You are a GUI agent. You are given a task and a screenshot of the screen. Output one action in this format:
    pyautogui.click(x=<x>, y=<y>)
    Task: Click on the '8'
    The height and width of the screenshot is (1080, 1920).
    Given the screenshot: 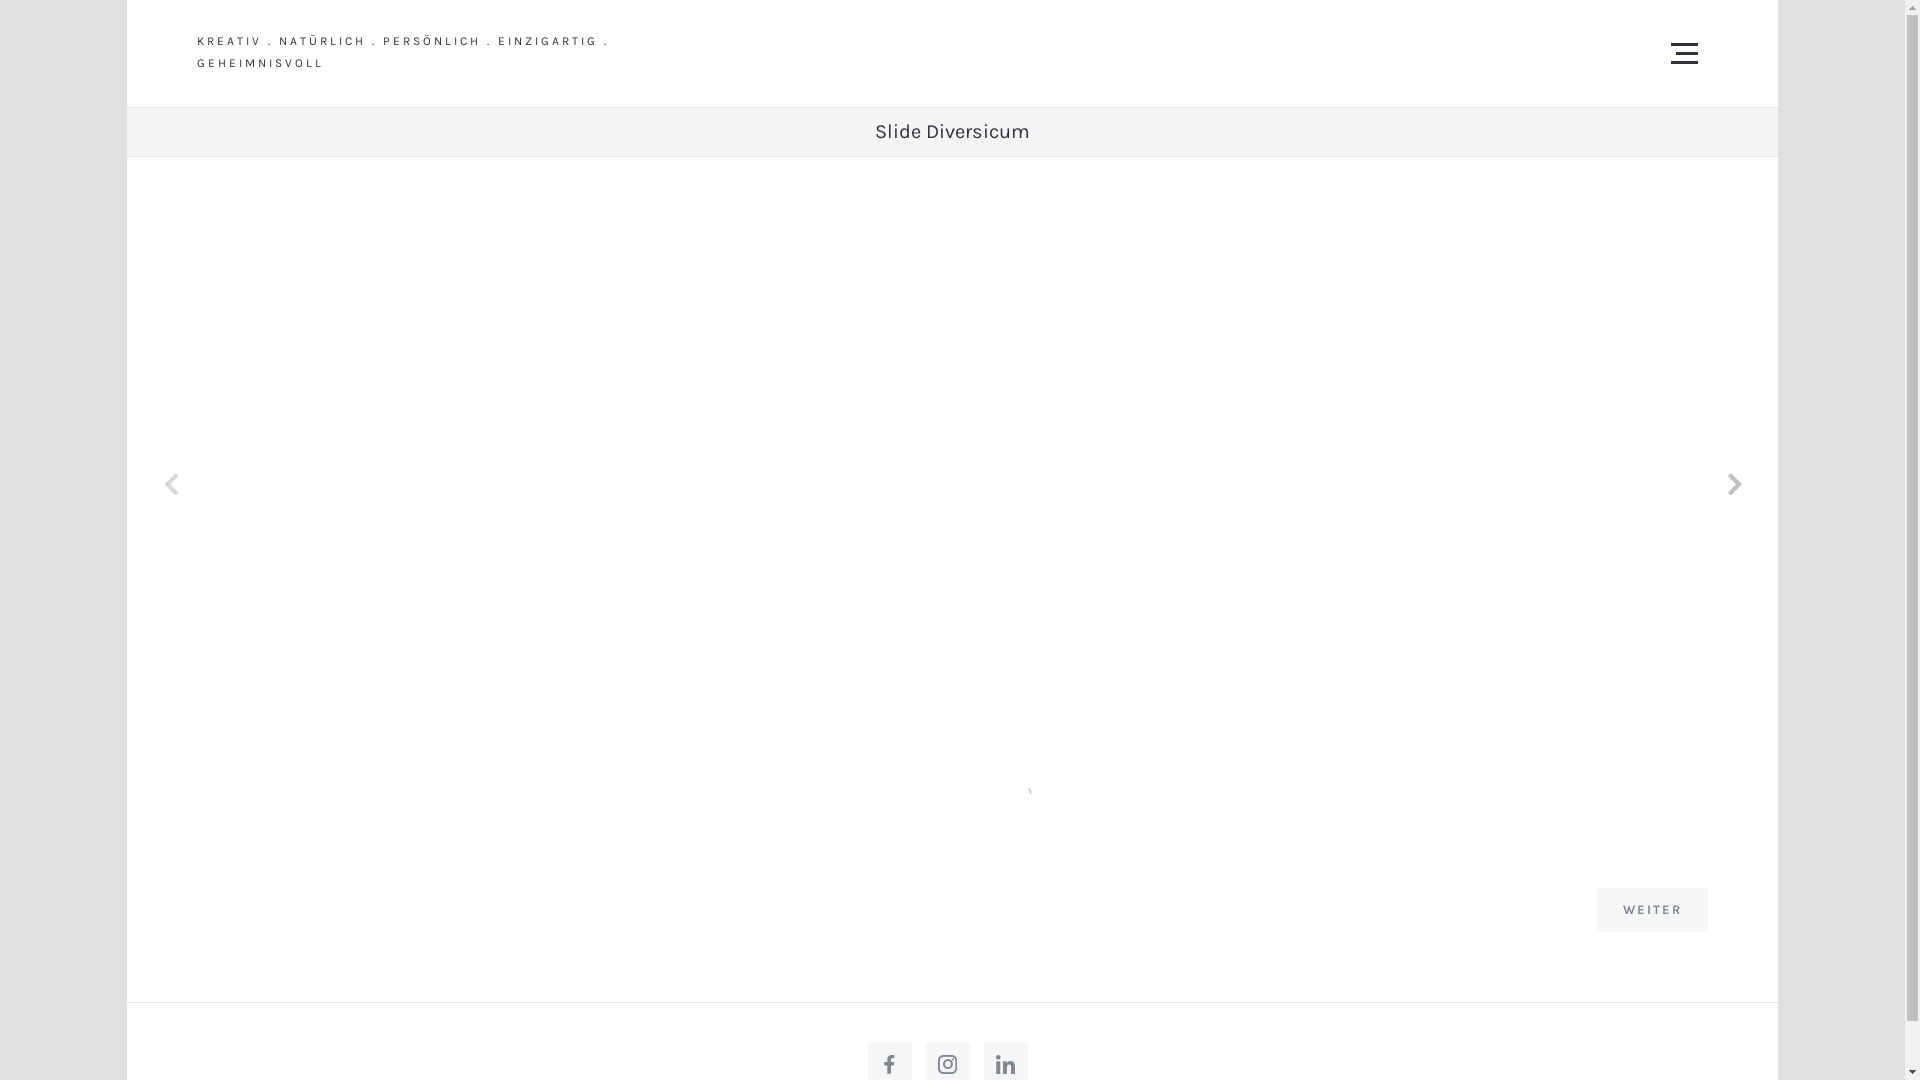 What is the action you would take?
    pyautogui.click(x=993, y=789)
    